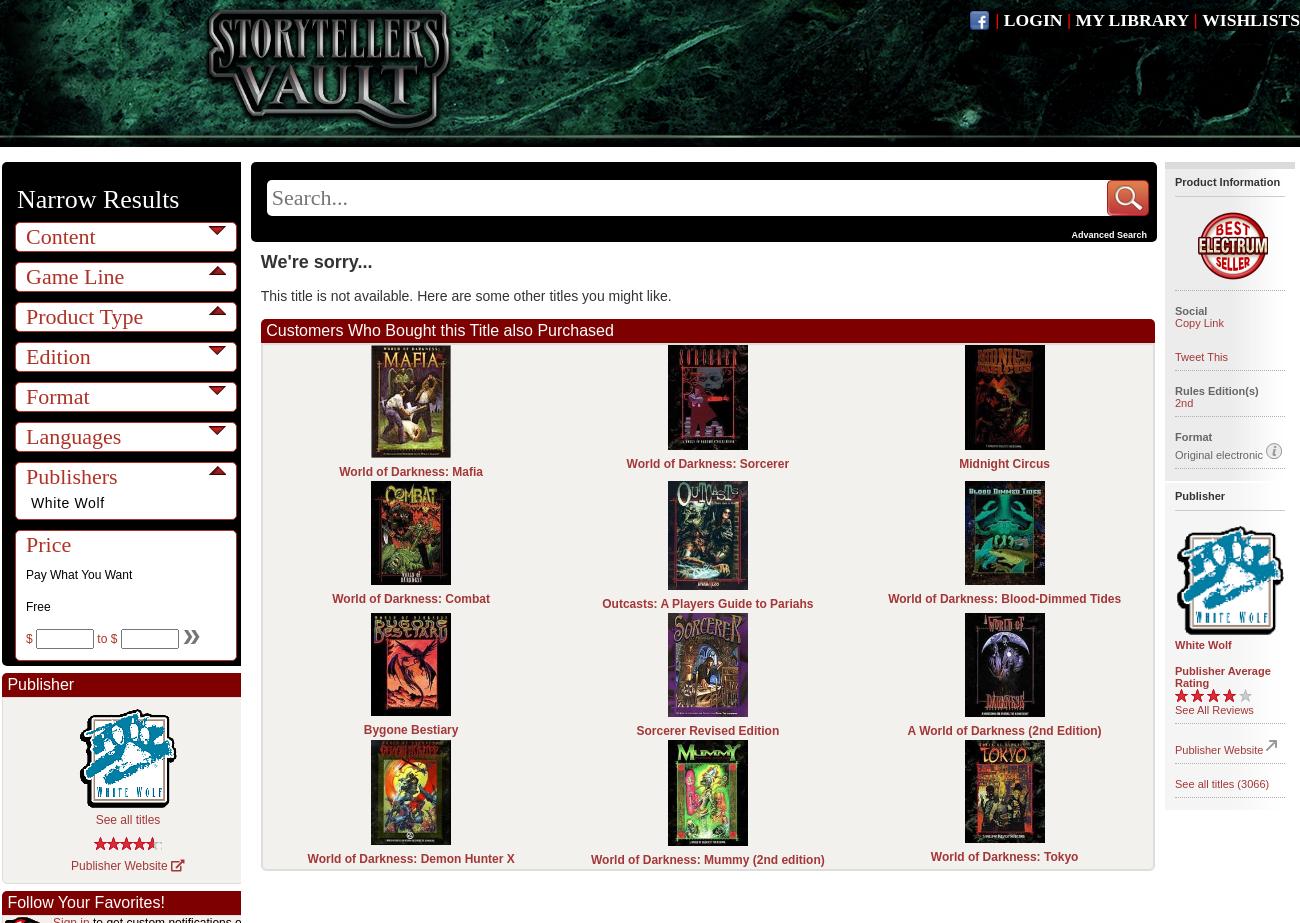 The image size is (1300, 923). What do you see at coordinates (1107, 234) in the screenshot?
I see `'Advanced Search'` at bounding box center [1107, 234].